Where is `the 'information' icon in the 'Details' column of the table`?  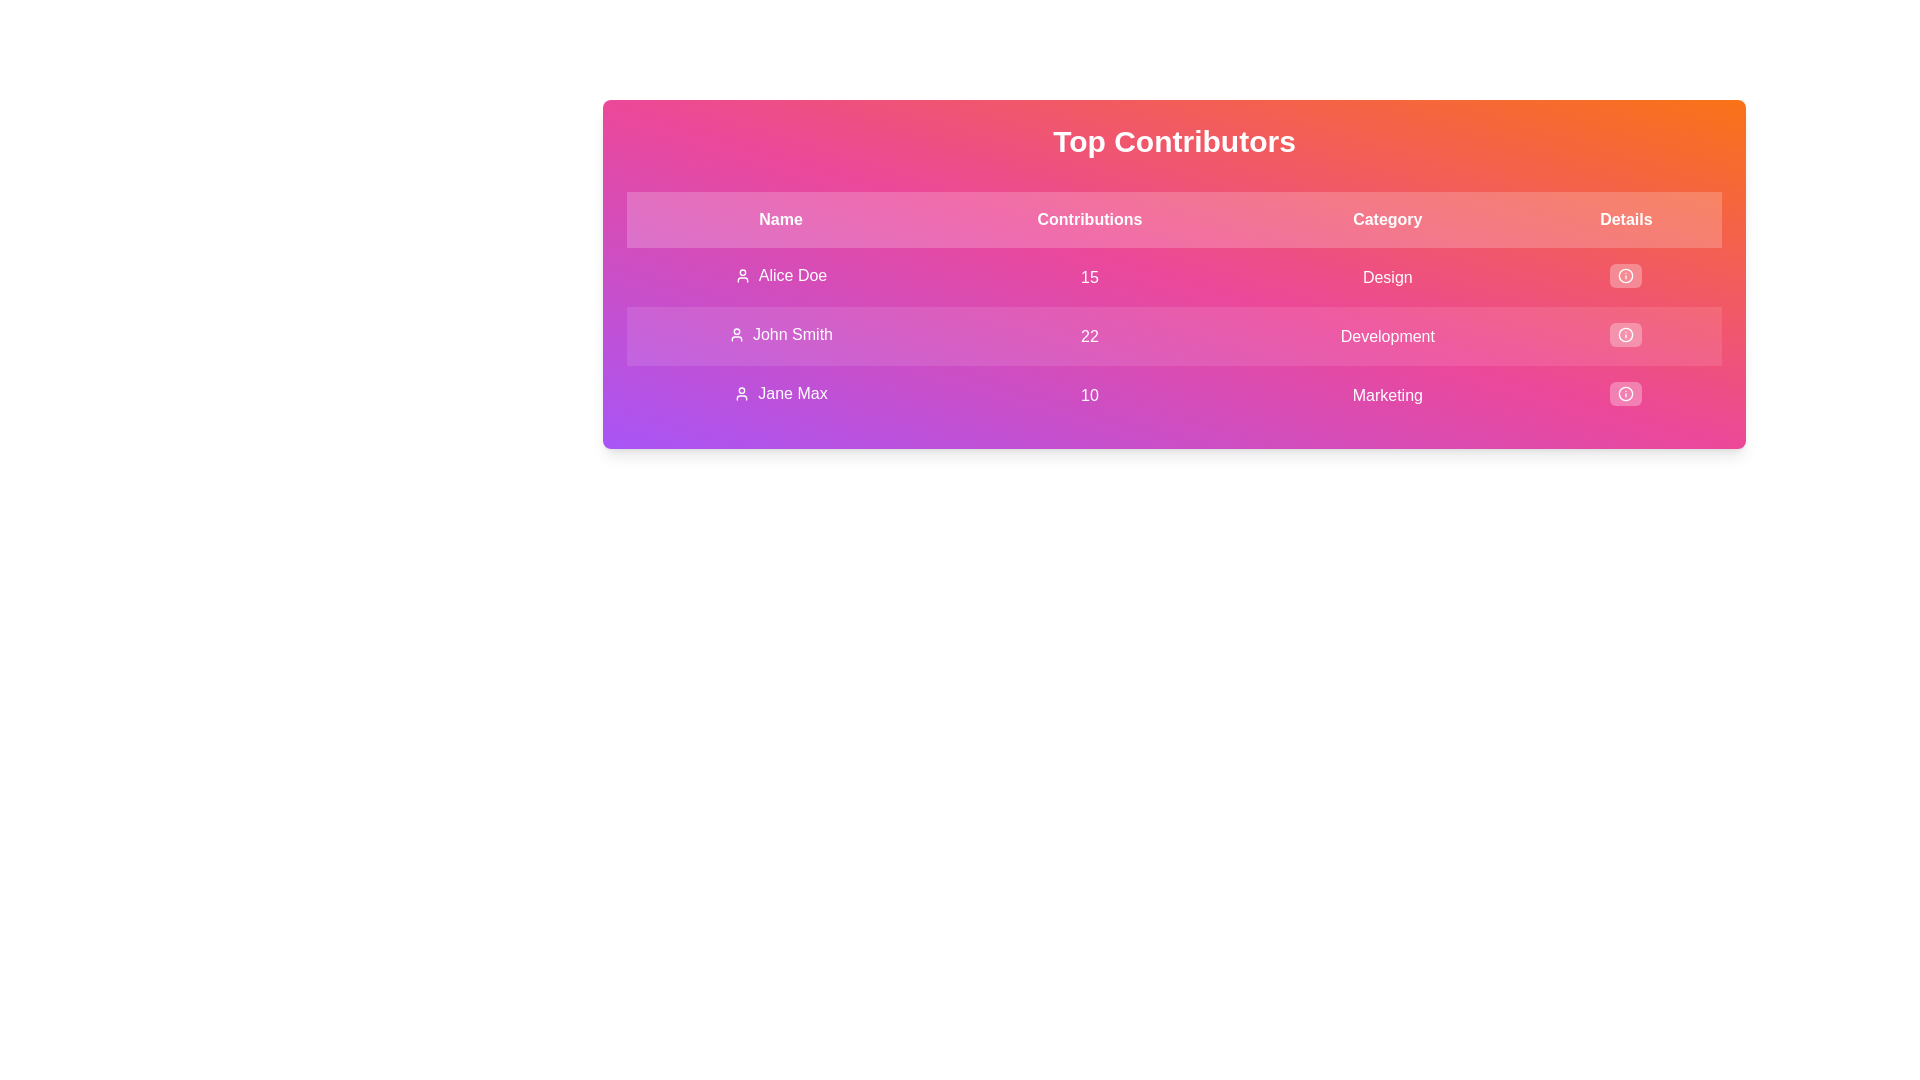
the 'information' icon in the 'Details' column of the table is located at coordinates (1626, 276).